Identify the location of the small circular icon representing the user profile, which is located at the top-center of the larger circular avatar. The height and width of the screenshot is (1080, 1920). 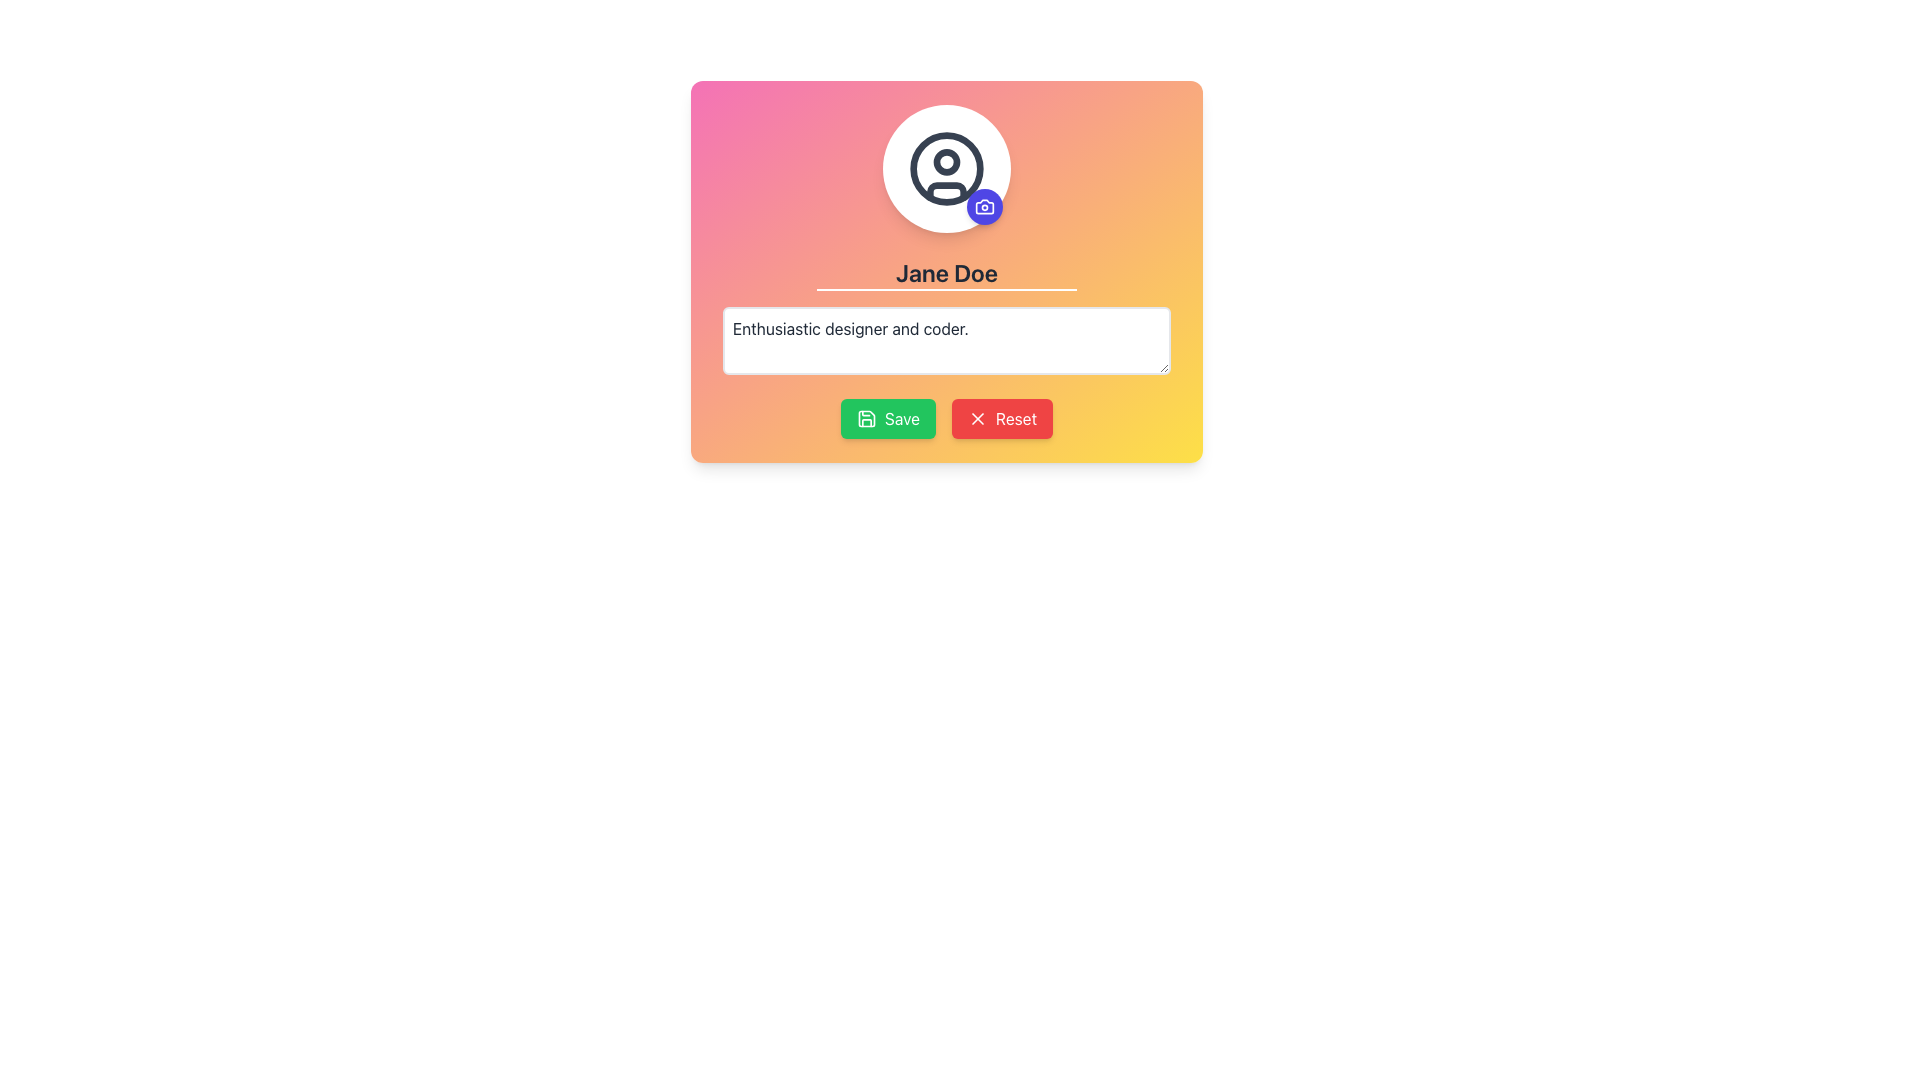
(945, 161).